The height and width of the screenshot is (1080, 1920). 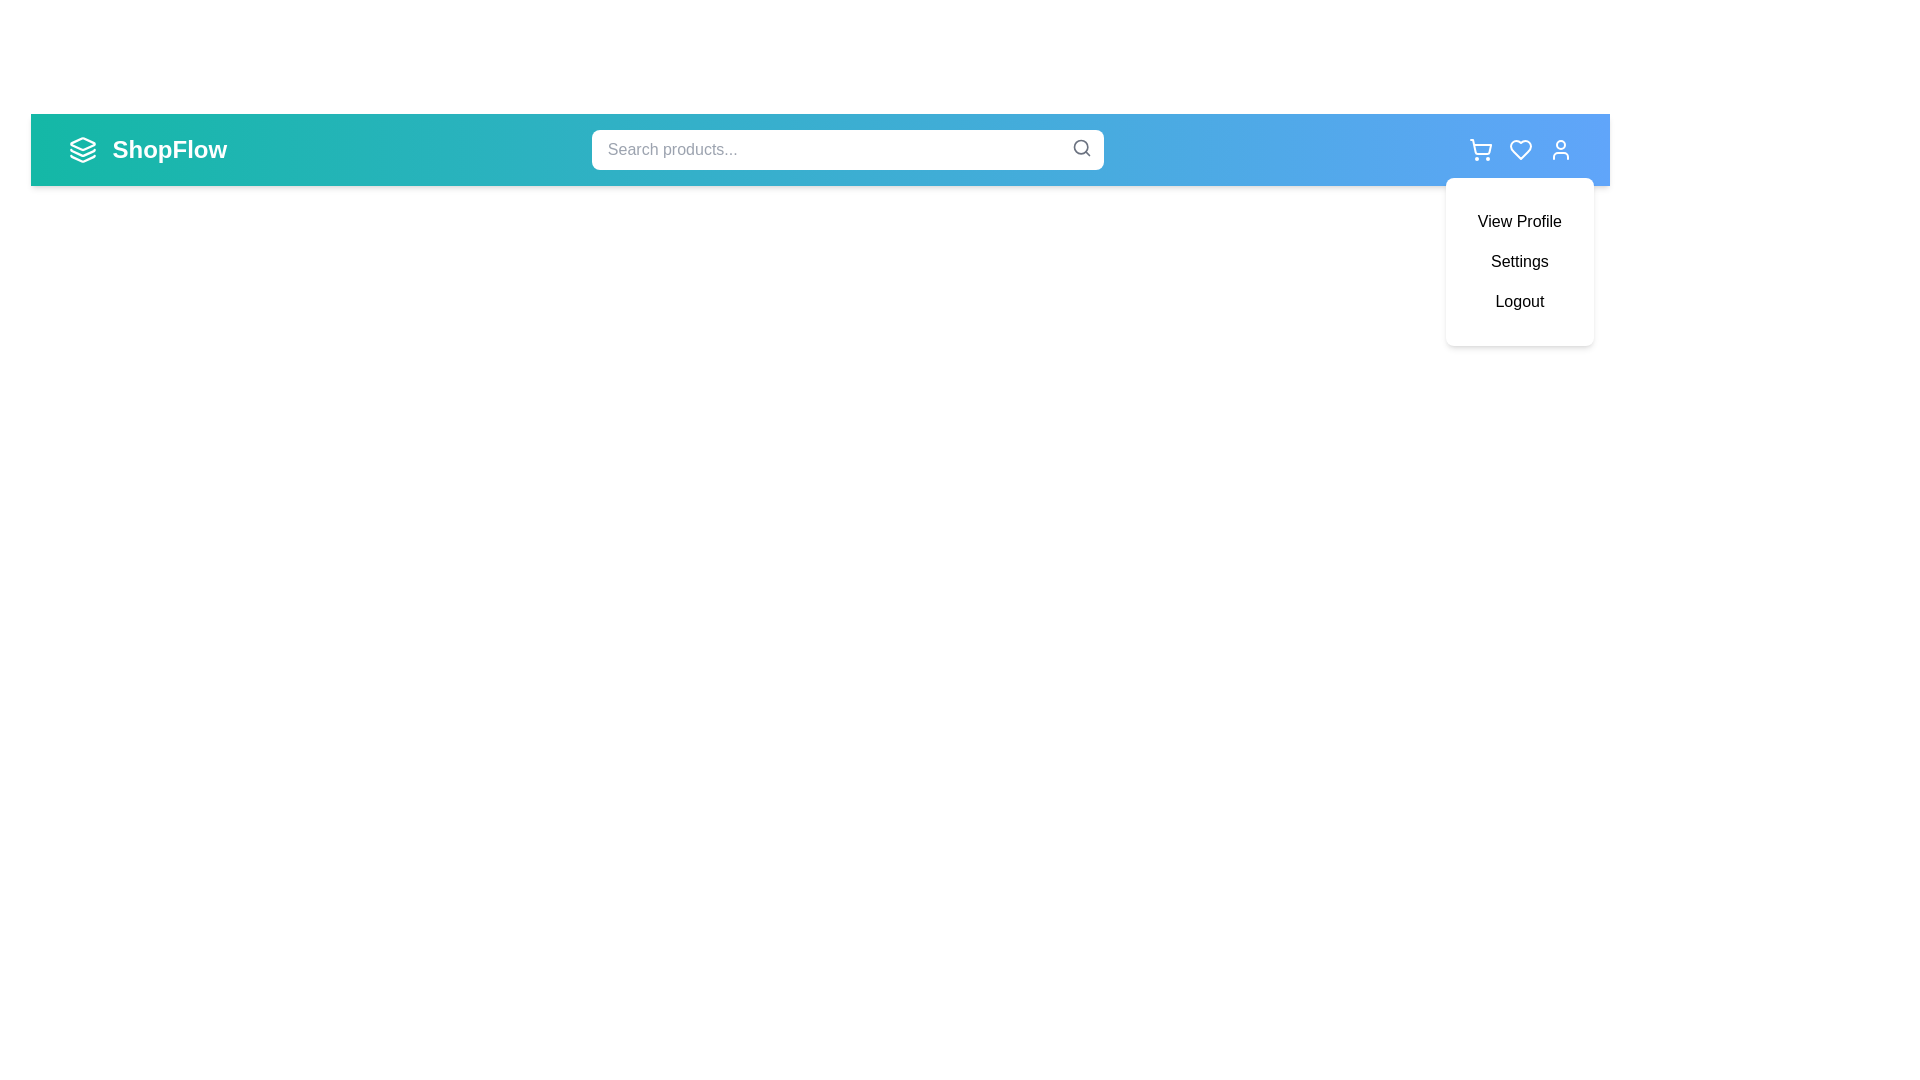 I want to click on the branding logo located at the top-left corner of the app bar, so click(x=81, y=149).